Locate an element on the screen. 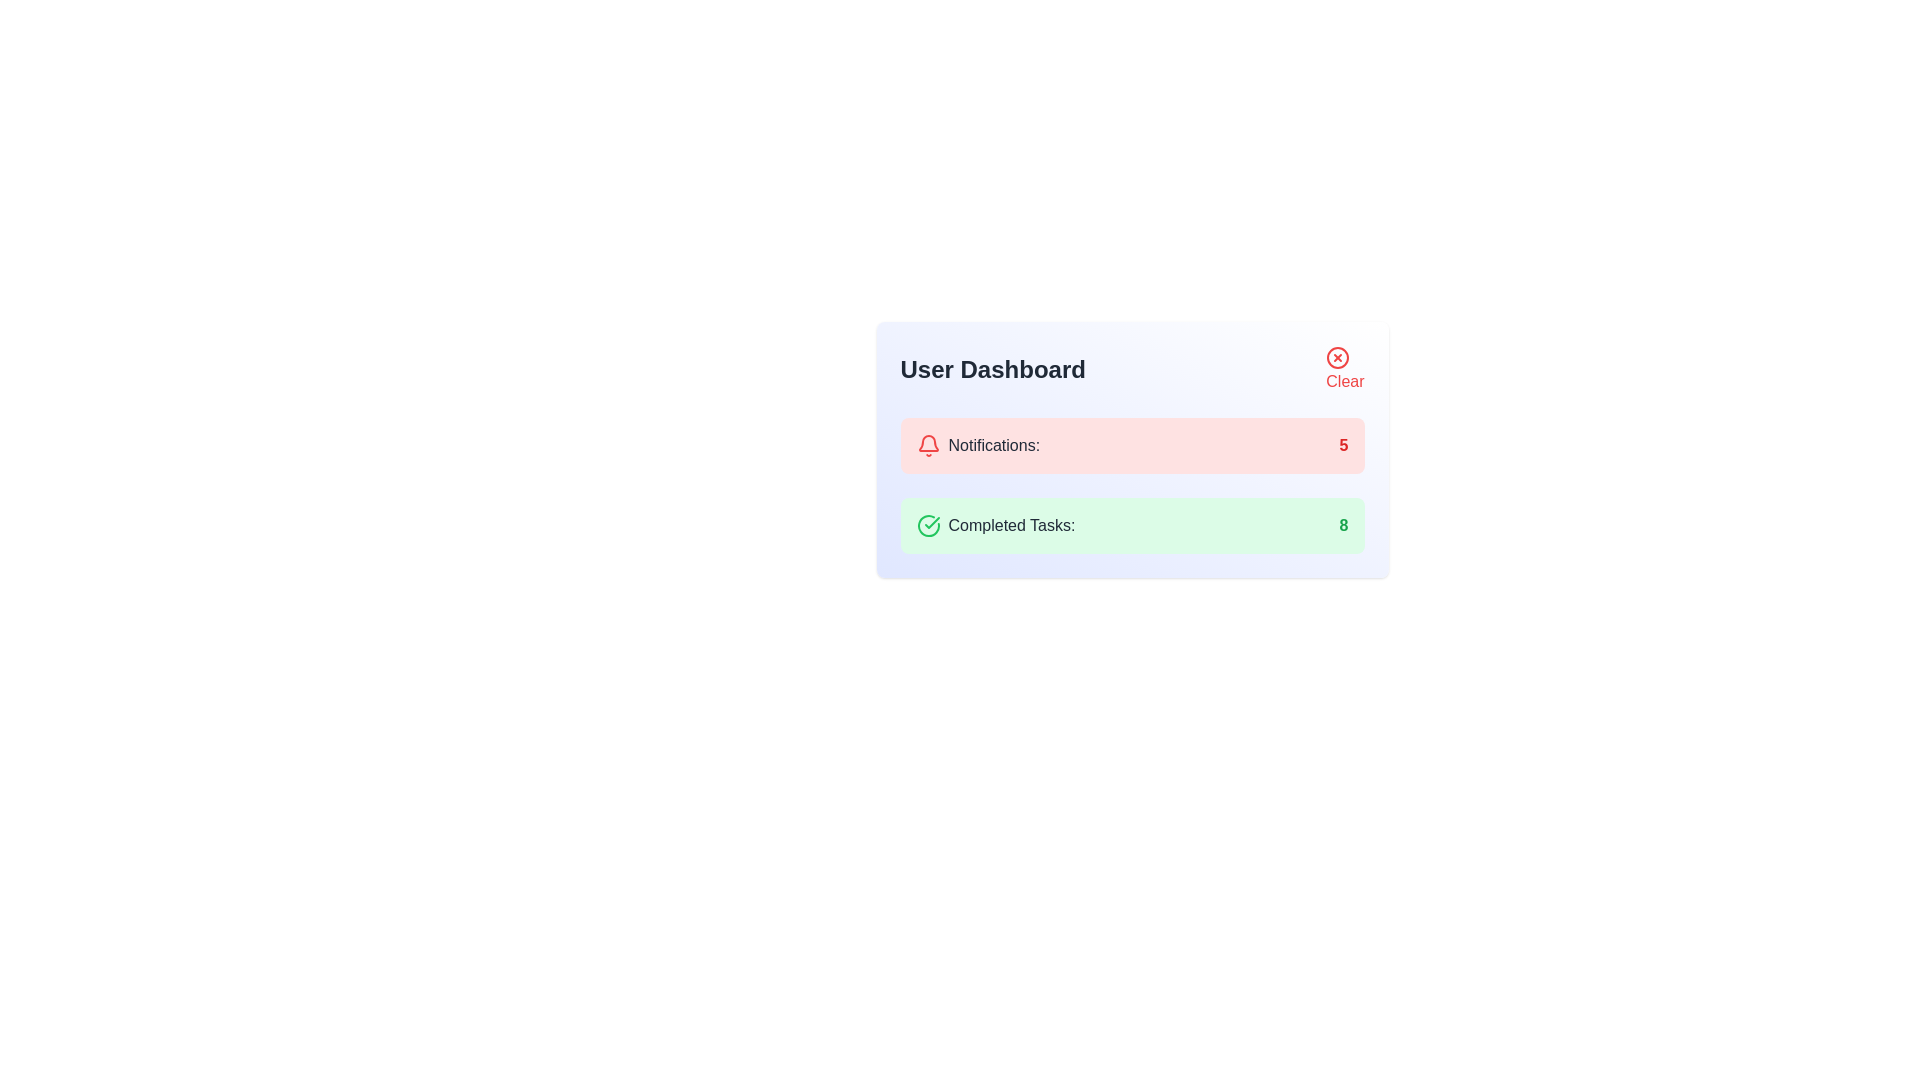 The width and height of the screenshot is (1920, 1080). the visual indicator icon representing the successful completion of tasks, located to the left of the 'Completed Tasks:' label is located at coordinates (927, 524).